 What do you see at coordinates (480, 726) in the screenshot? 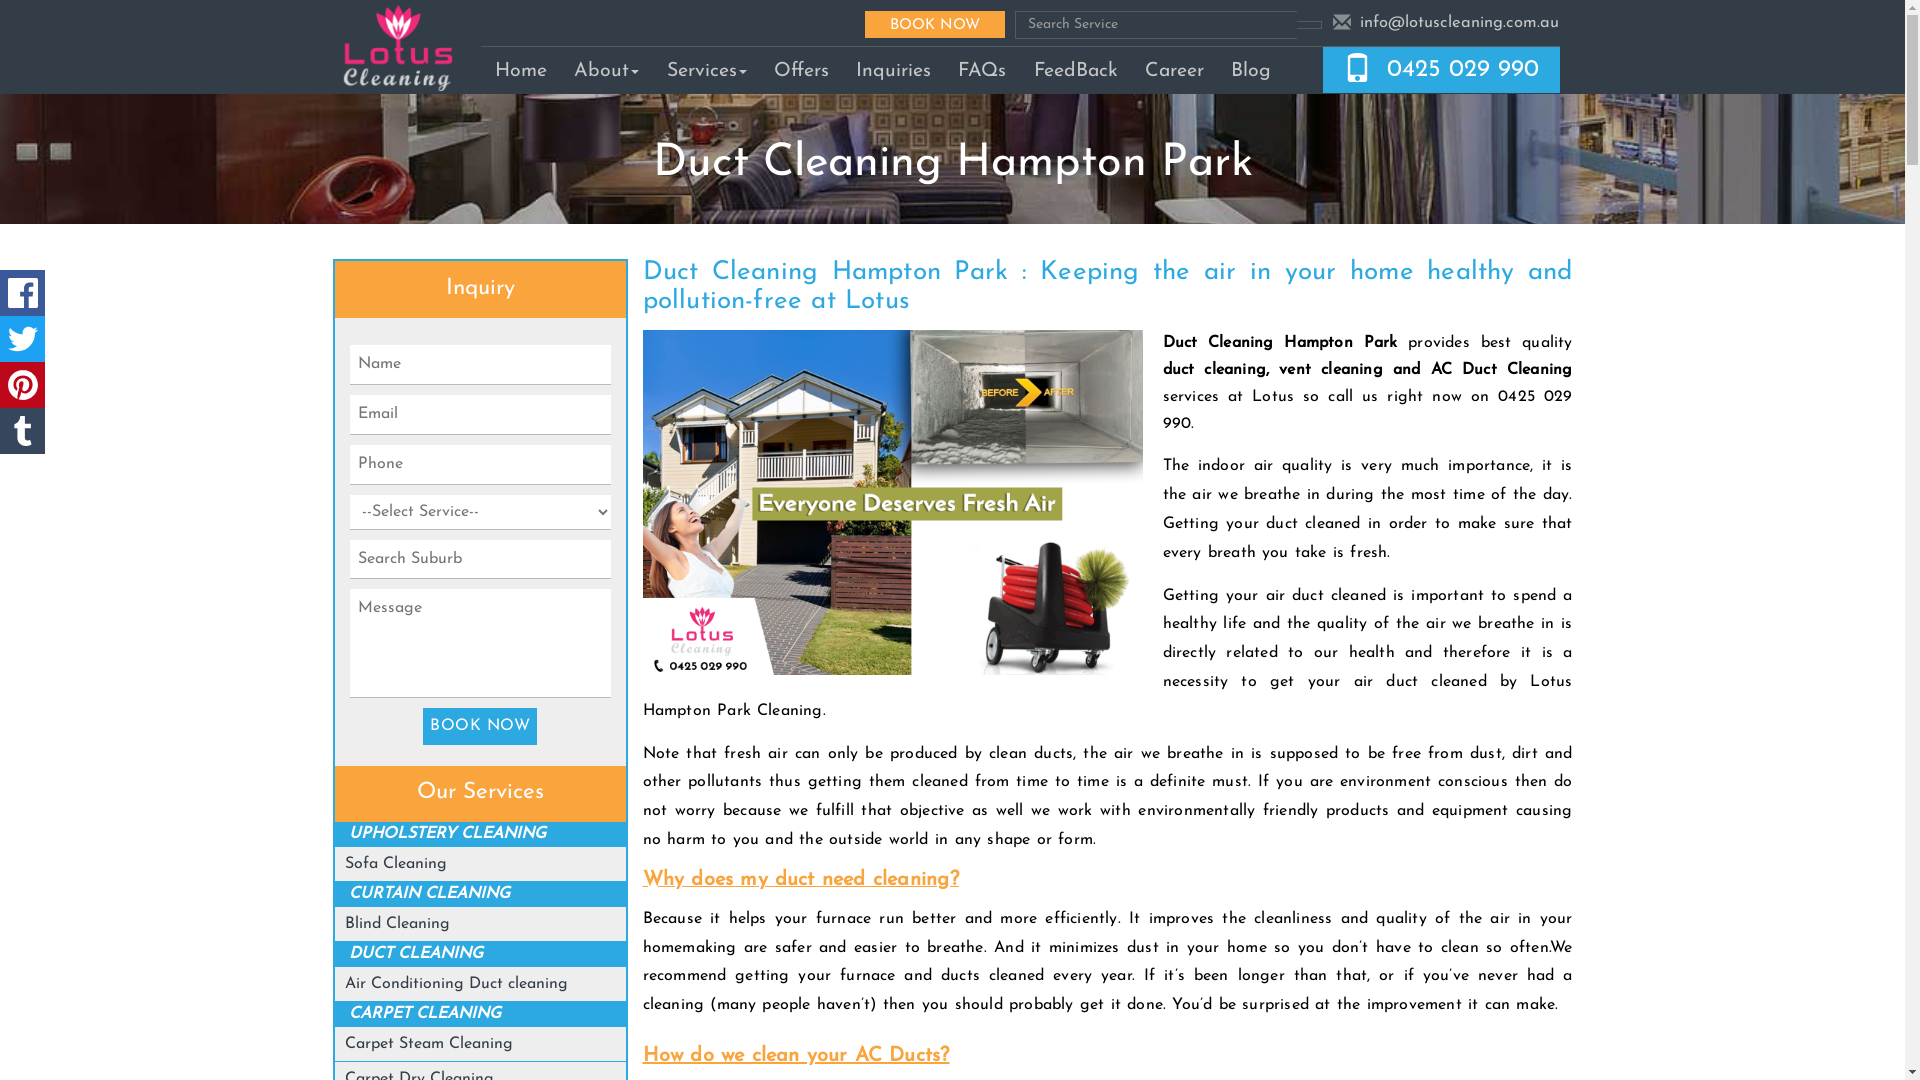
I see `'BOOK NOW'` at bounding box center [480, 726].